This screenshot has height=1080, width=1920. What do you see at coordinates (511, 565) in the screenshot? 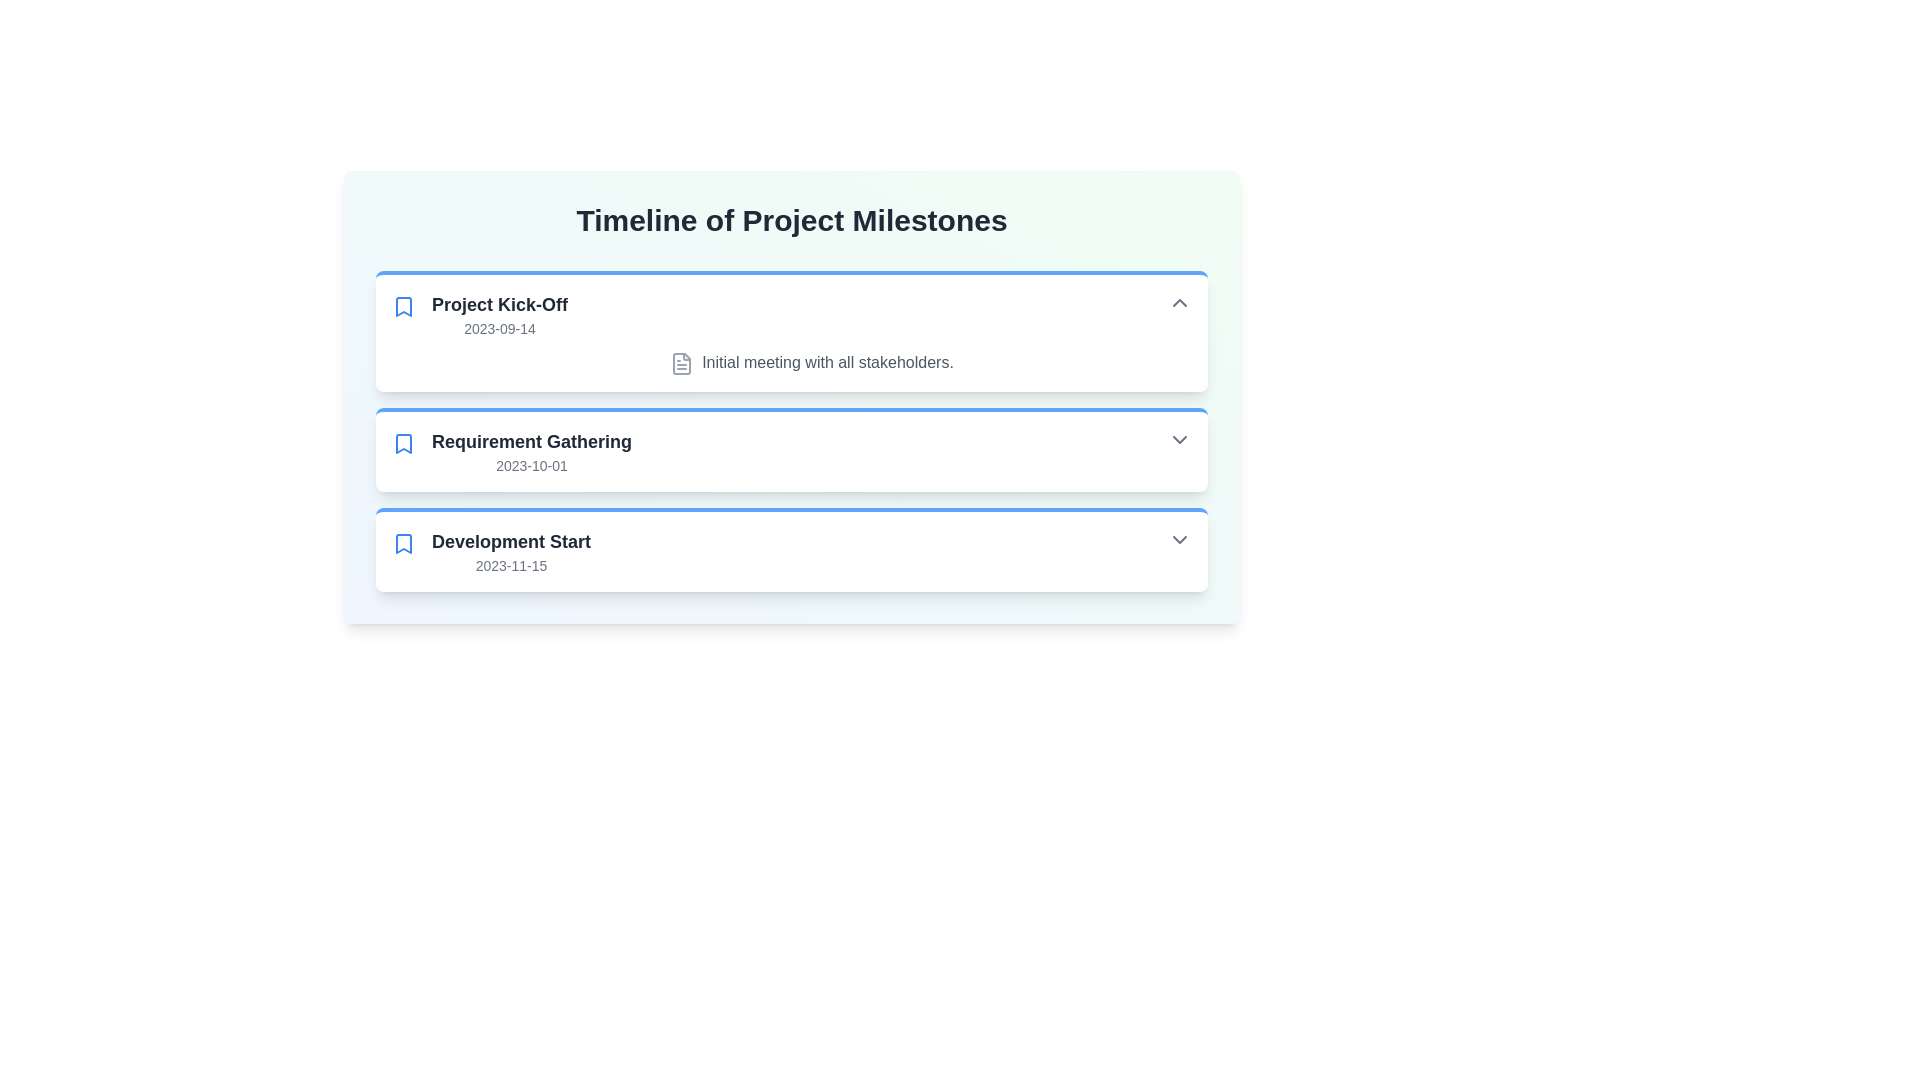
I see `the text label displaying the date '2023-11-15' located in the 'Development Start' section, positioned directly below the title text` at bounding box center [511, 565].